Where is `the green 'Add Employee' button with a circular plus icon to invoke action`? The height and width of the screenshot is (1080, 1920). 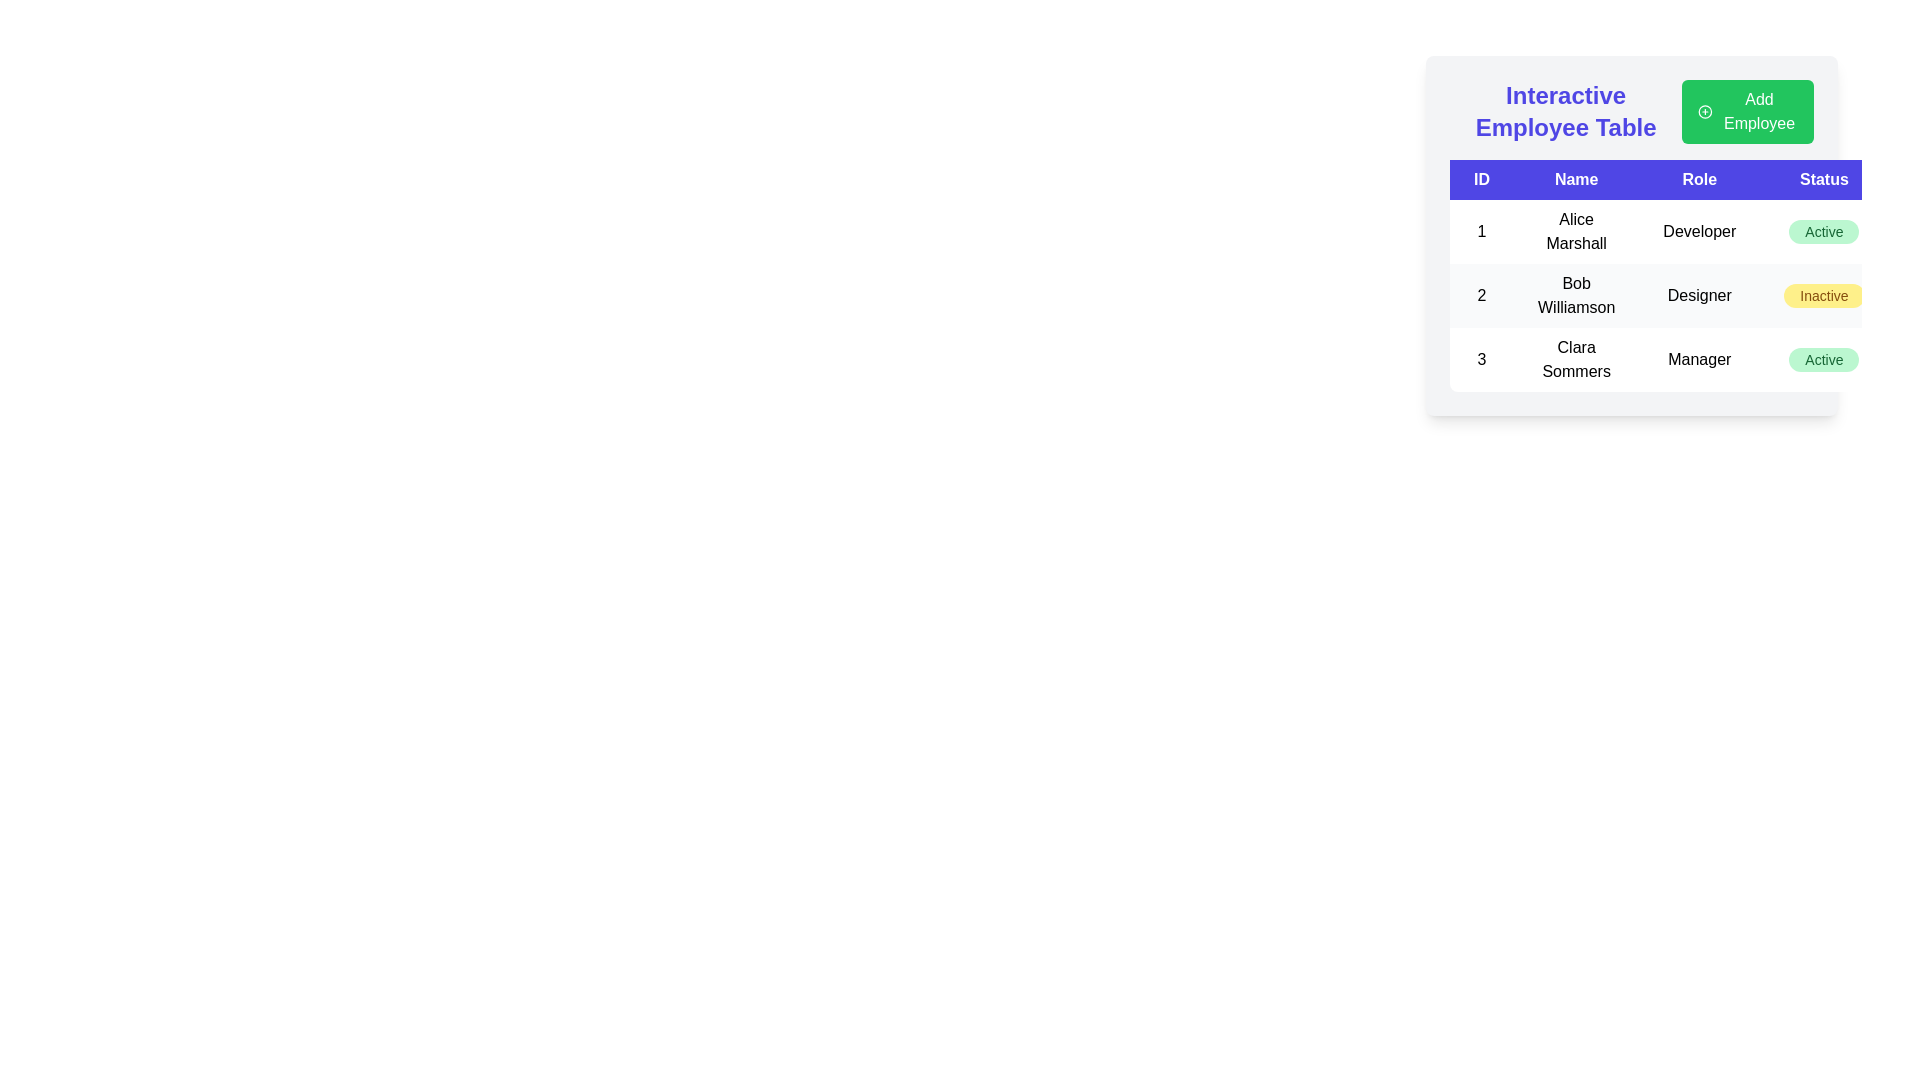
the green 'Add Employee' button with a circular plus icon to invoke action is located at coordinates (1747, 111).